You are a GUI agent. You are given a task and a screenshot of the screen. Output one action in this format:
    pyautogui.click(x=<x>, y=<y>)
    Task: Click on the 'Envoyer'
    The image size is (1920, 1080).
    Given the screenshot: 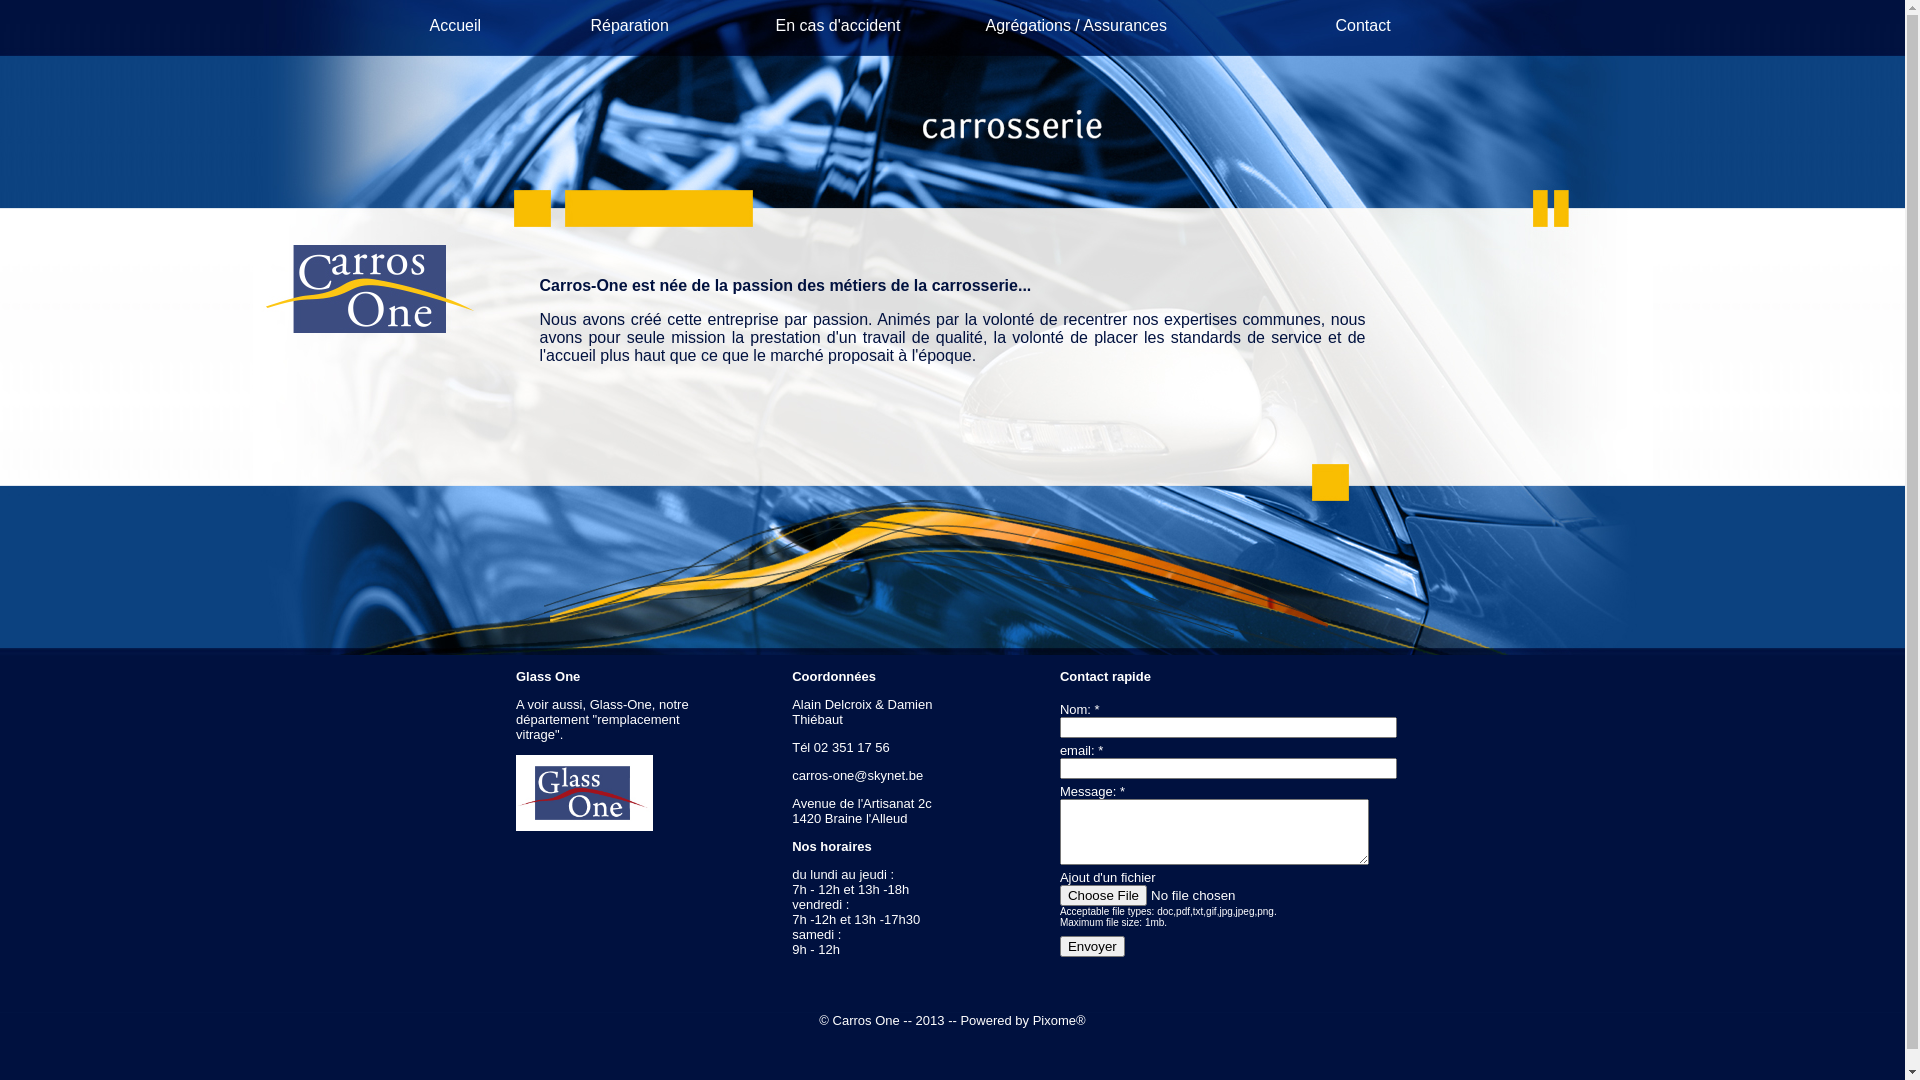 What is the action you would take?
    pyautogui.click(x=1091, y=945)
    